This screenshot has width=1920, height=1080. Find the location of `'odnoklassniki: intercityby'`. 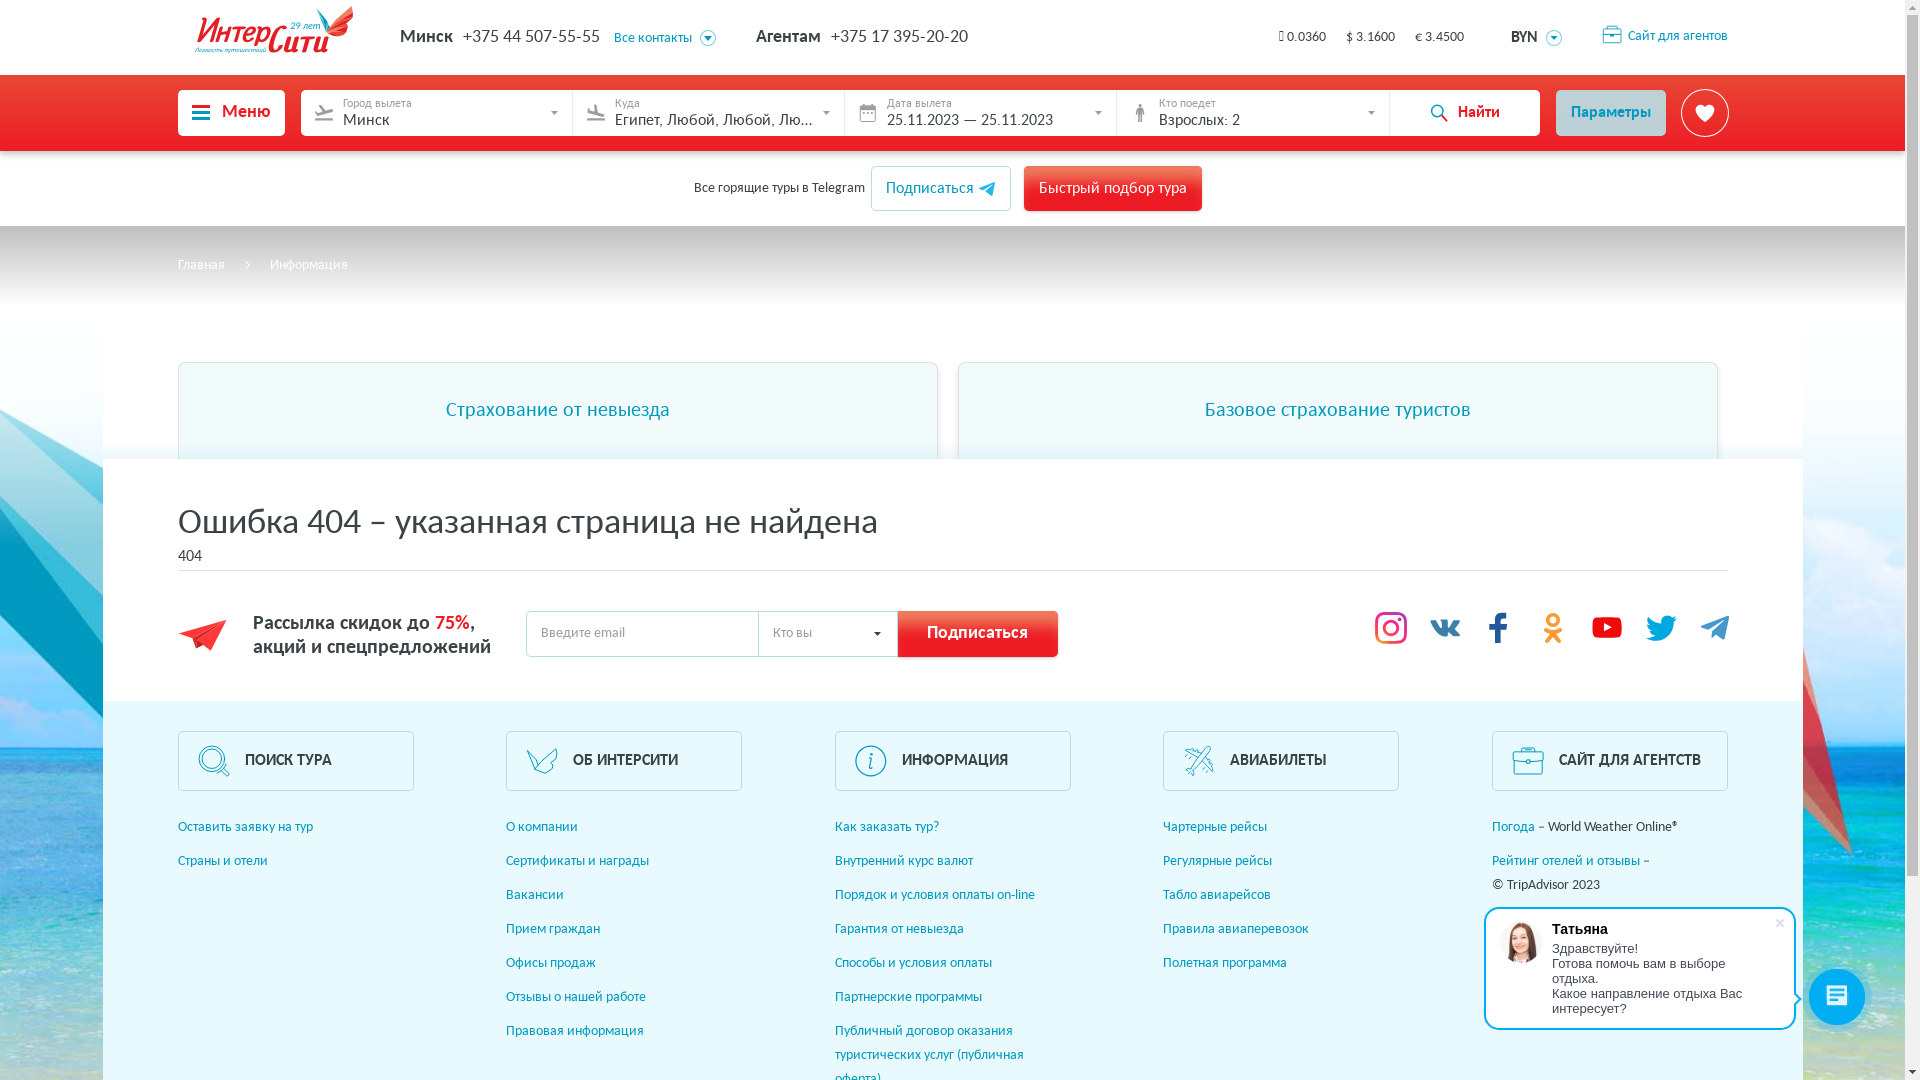

'odnoklassniki: intercityby' is located at coordinates (1552, 627).